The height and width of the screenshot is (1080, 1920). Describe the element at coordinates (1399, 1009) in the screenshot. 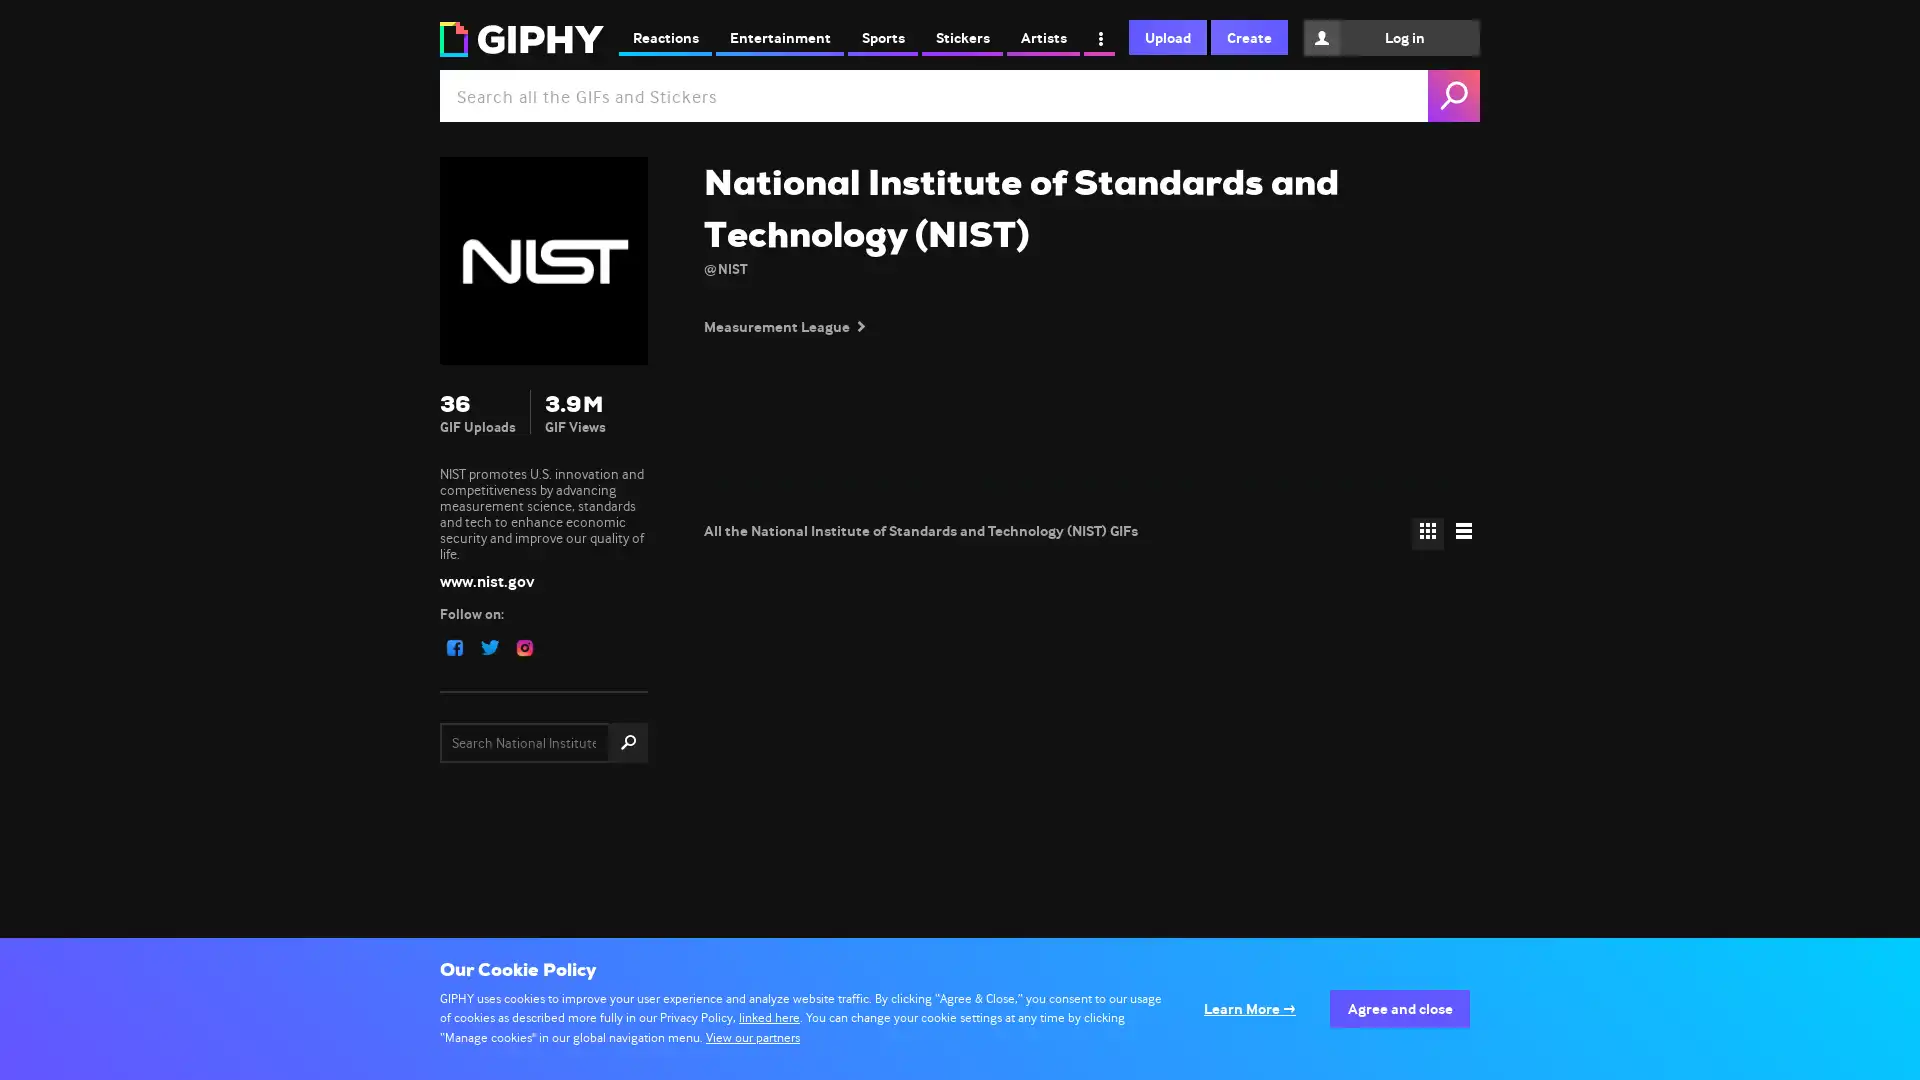

I see `Agree to our data processing and close` at that location.